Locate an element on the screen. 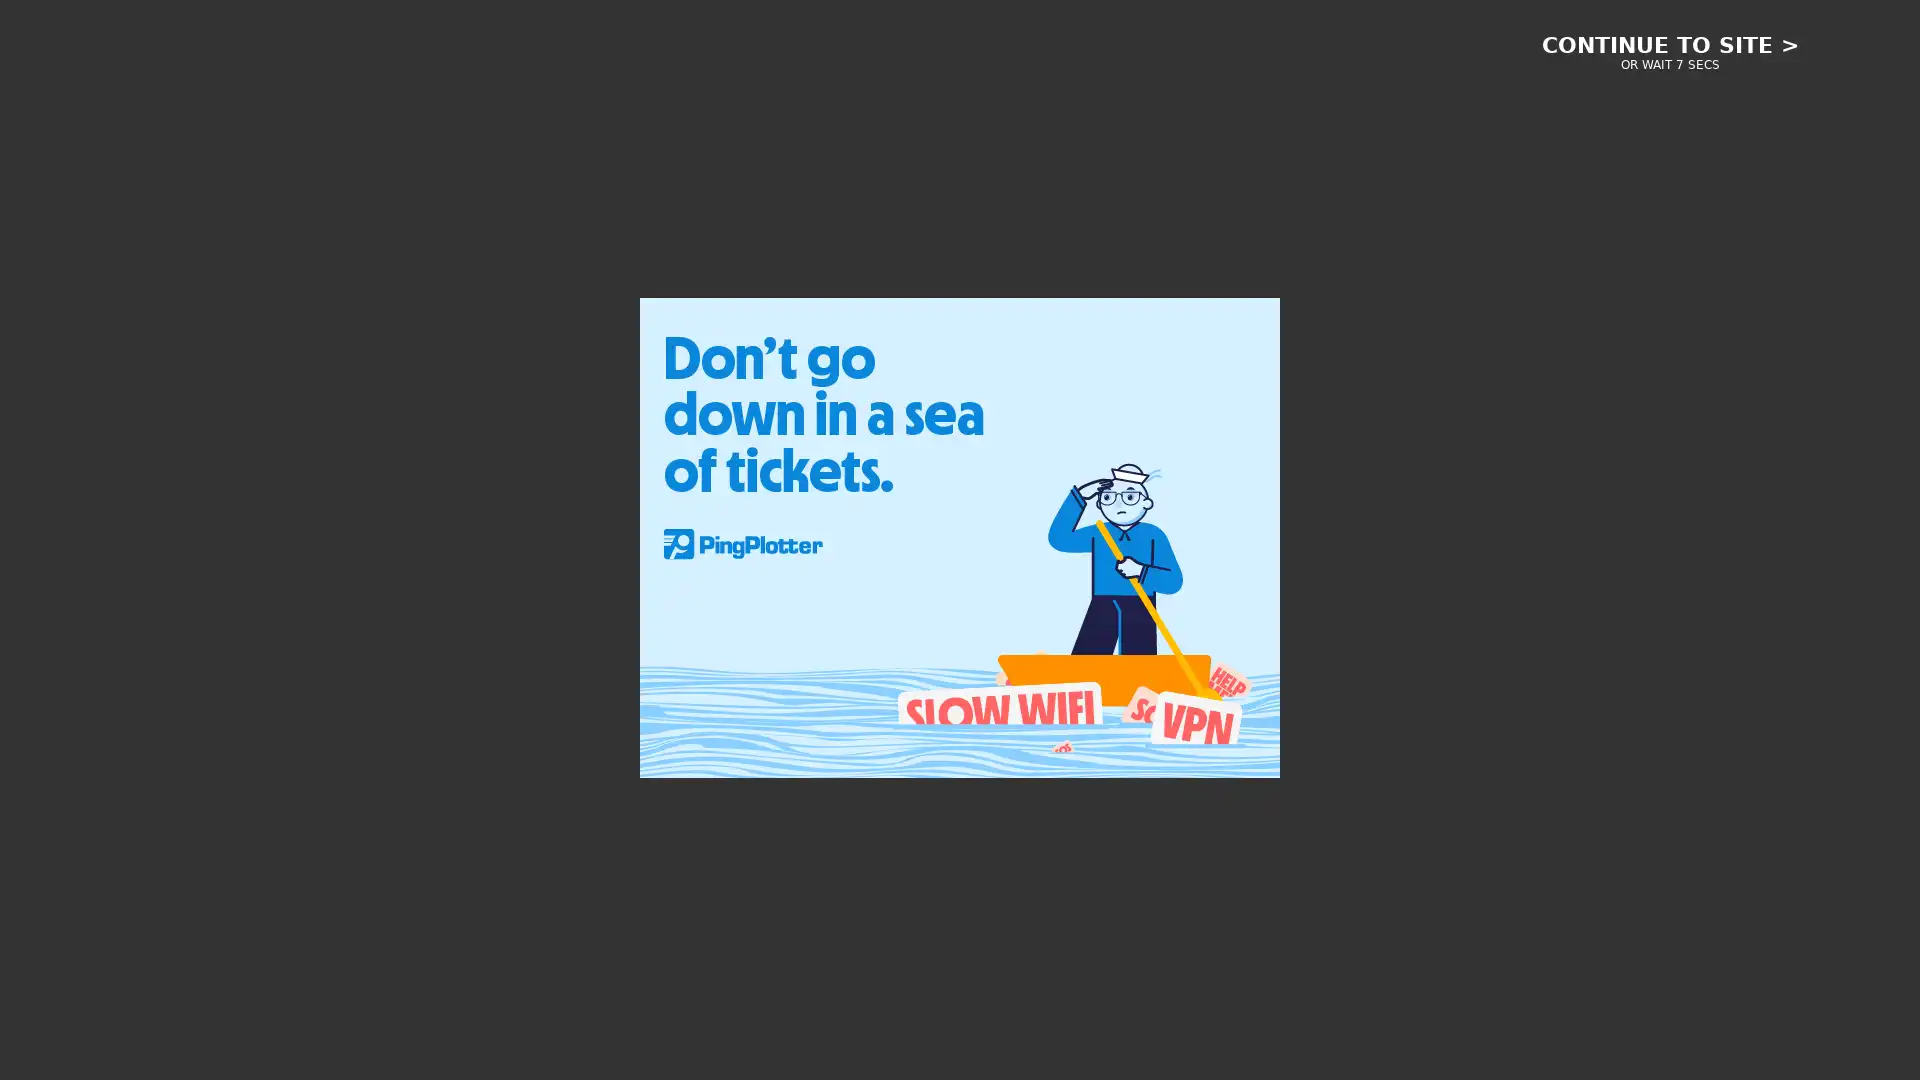 The height and width of the screenshot is (1080, 1920). Informa is located at coordinates (960, 15).